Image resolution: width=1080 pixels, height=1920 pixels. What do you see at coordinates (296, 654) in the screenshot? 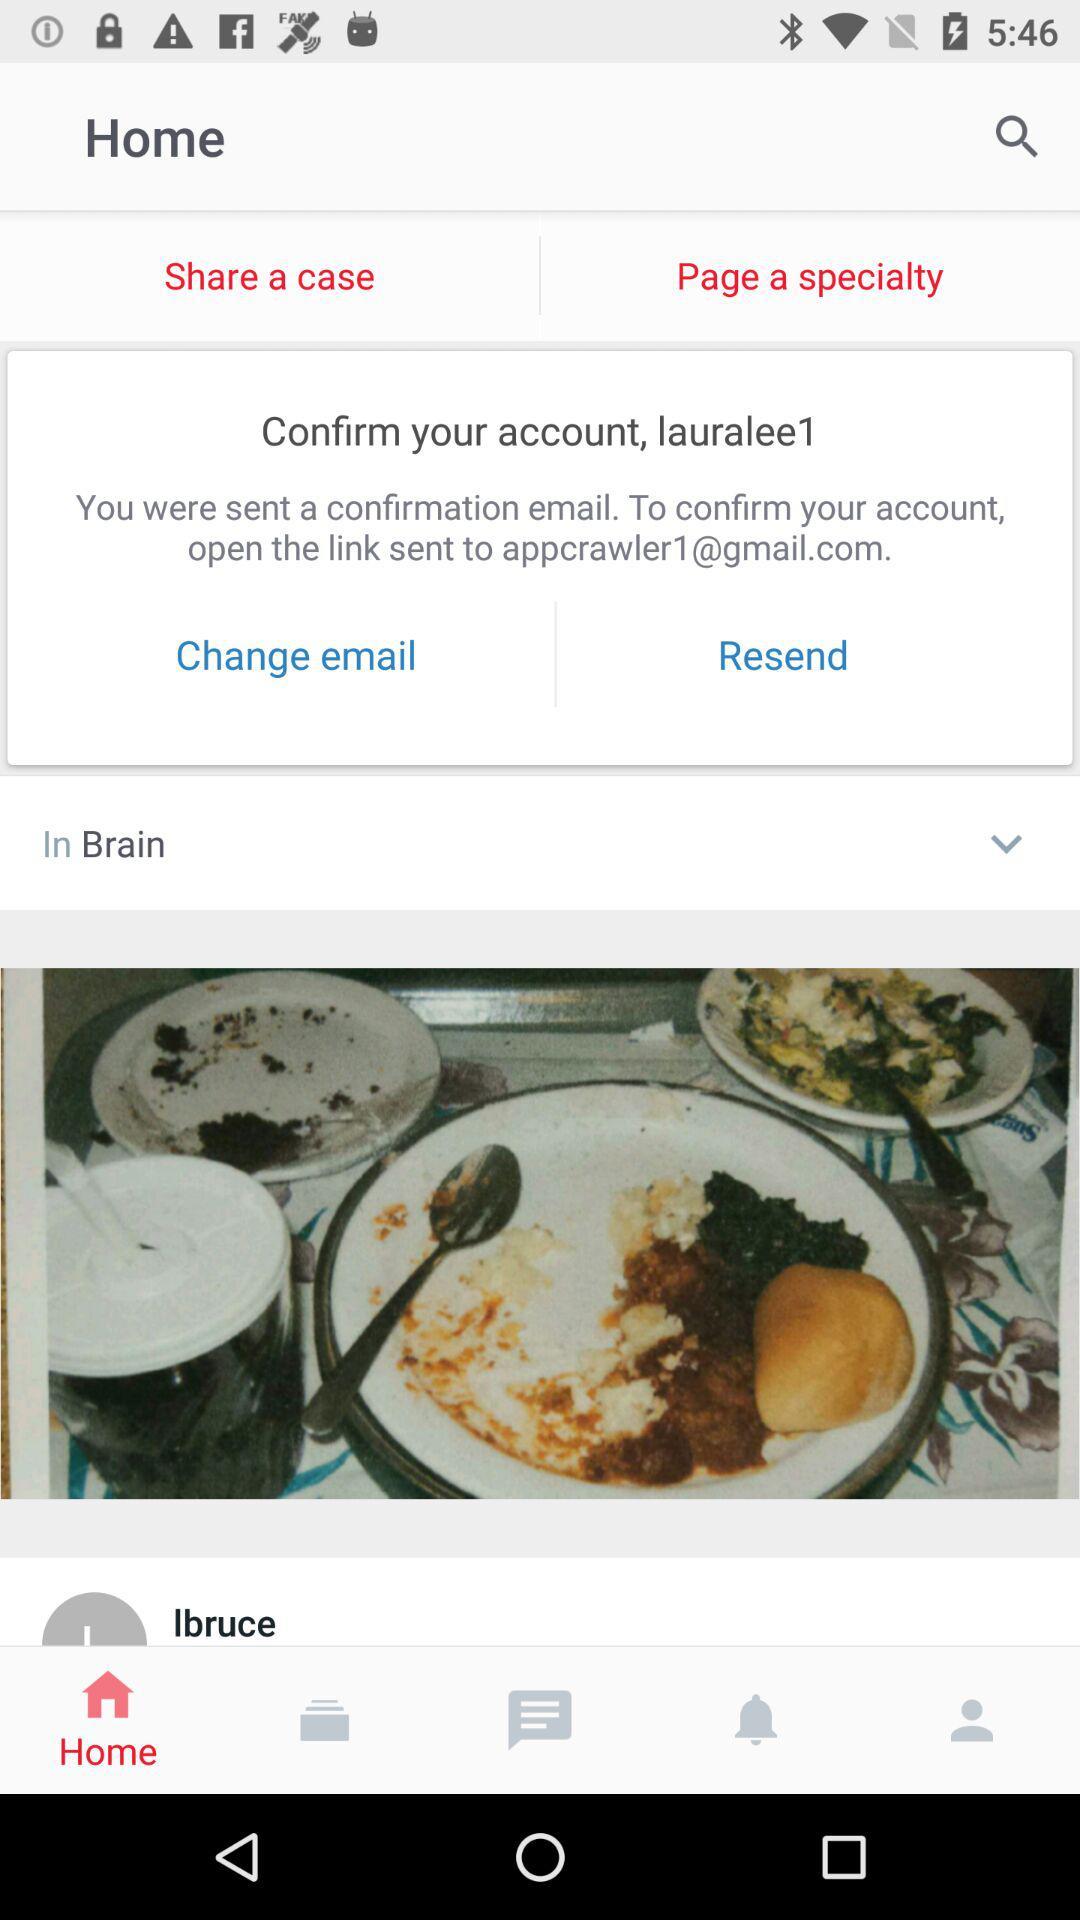
I see `the icon below you were sent` at bounding box center [296, 654].